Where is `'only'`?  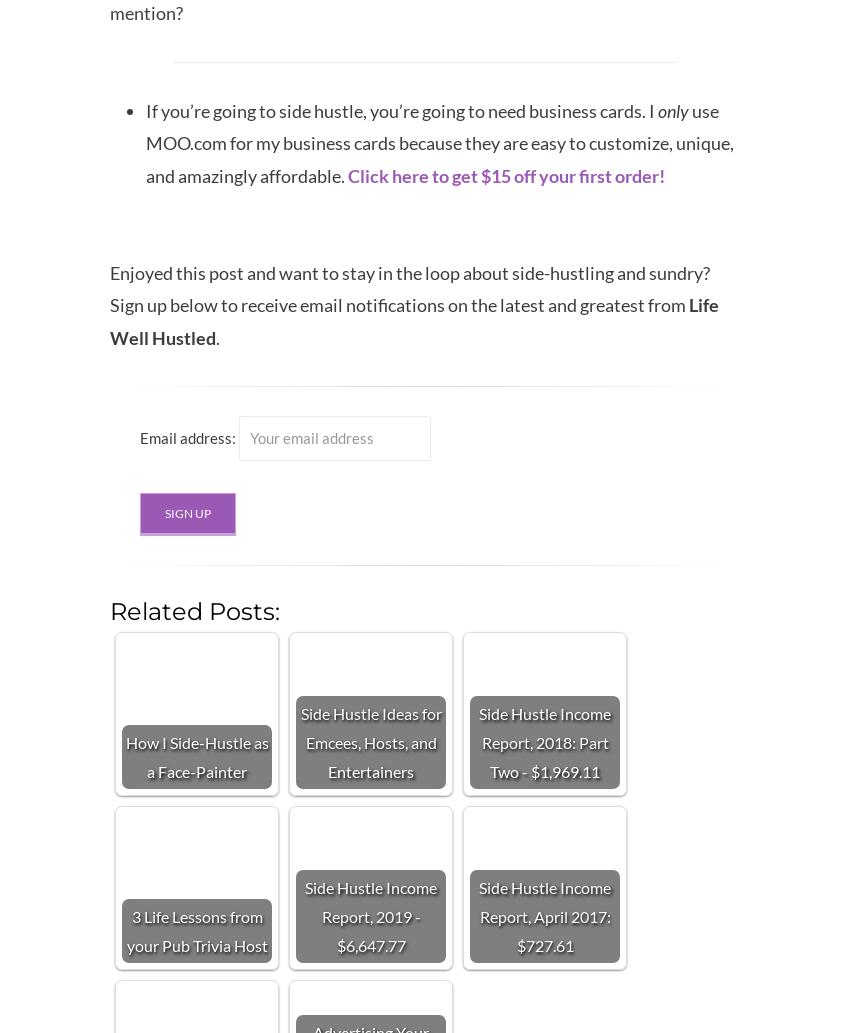 'only' is located at coordinates (673, 110).